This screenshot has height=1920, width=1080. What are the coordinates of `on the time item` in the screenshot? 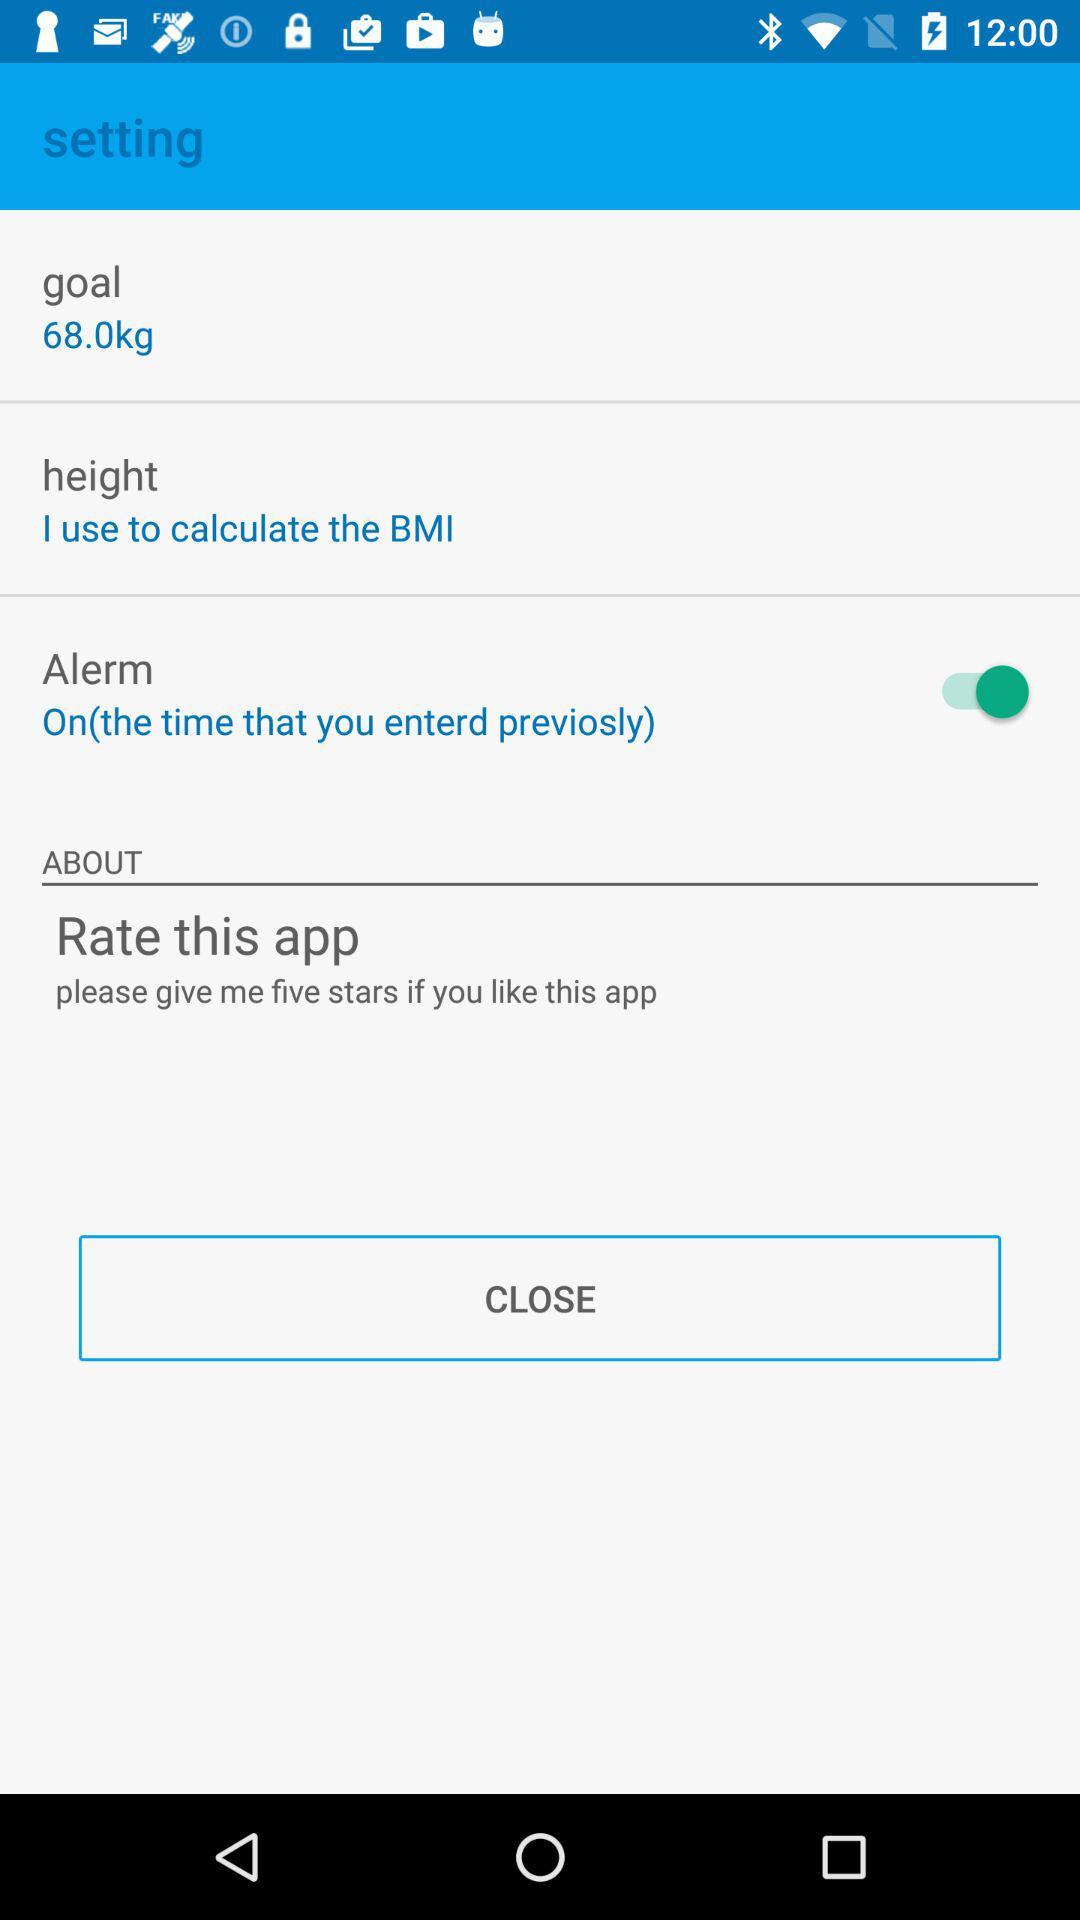 It's located at (348, 720).